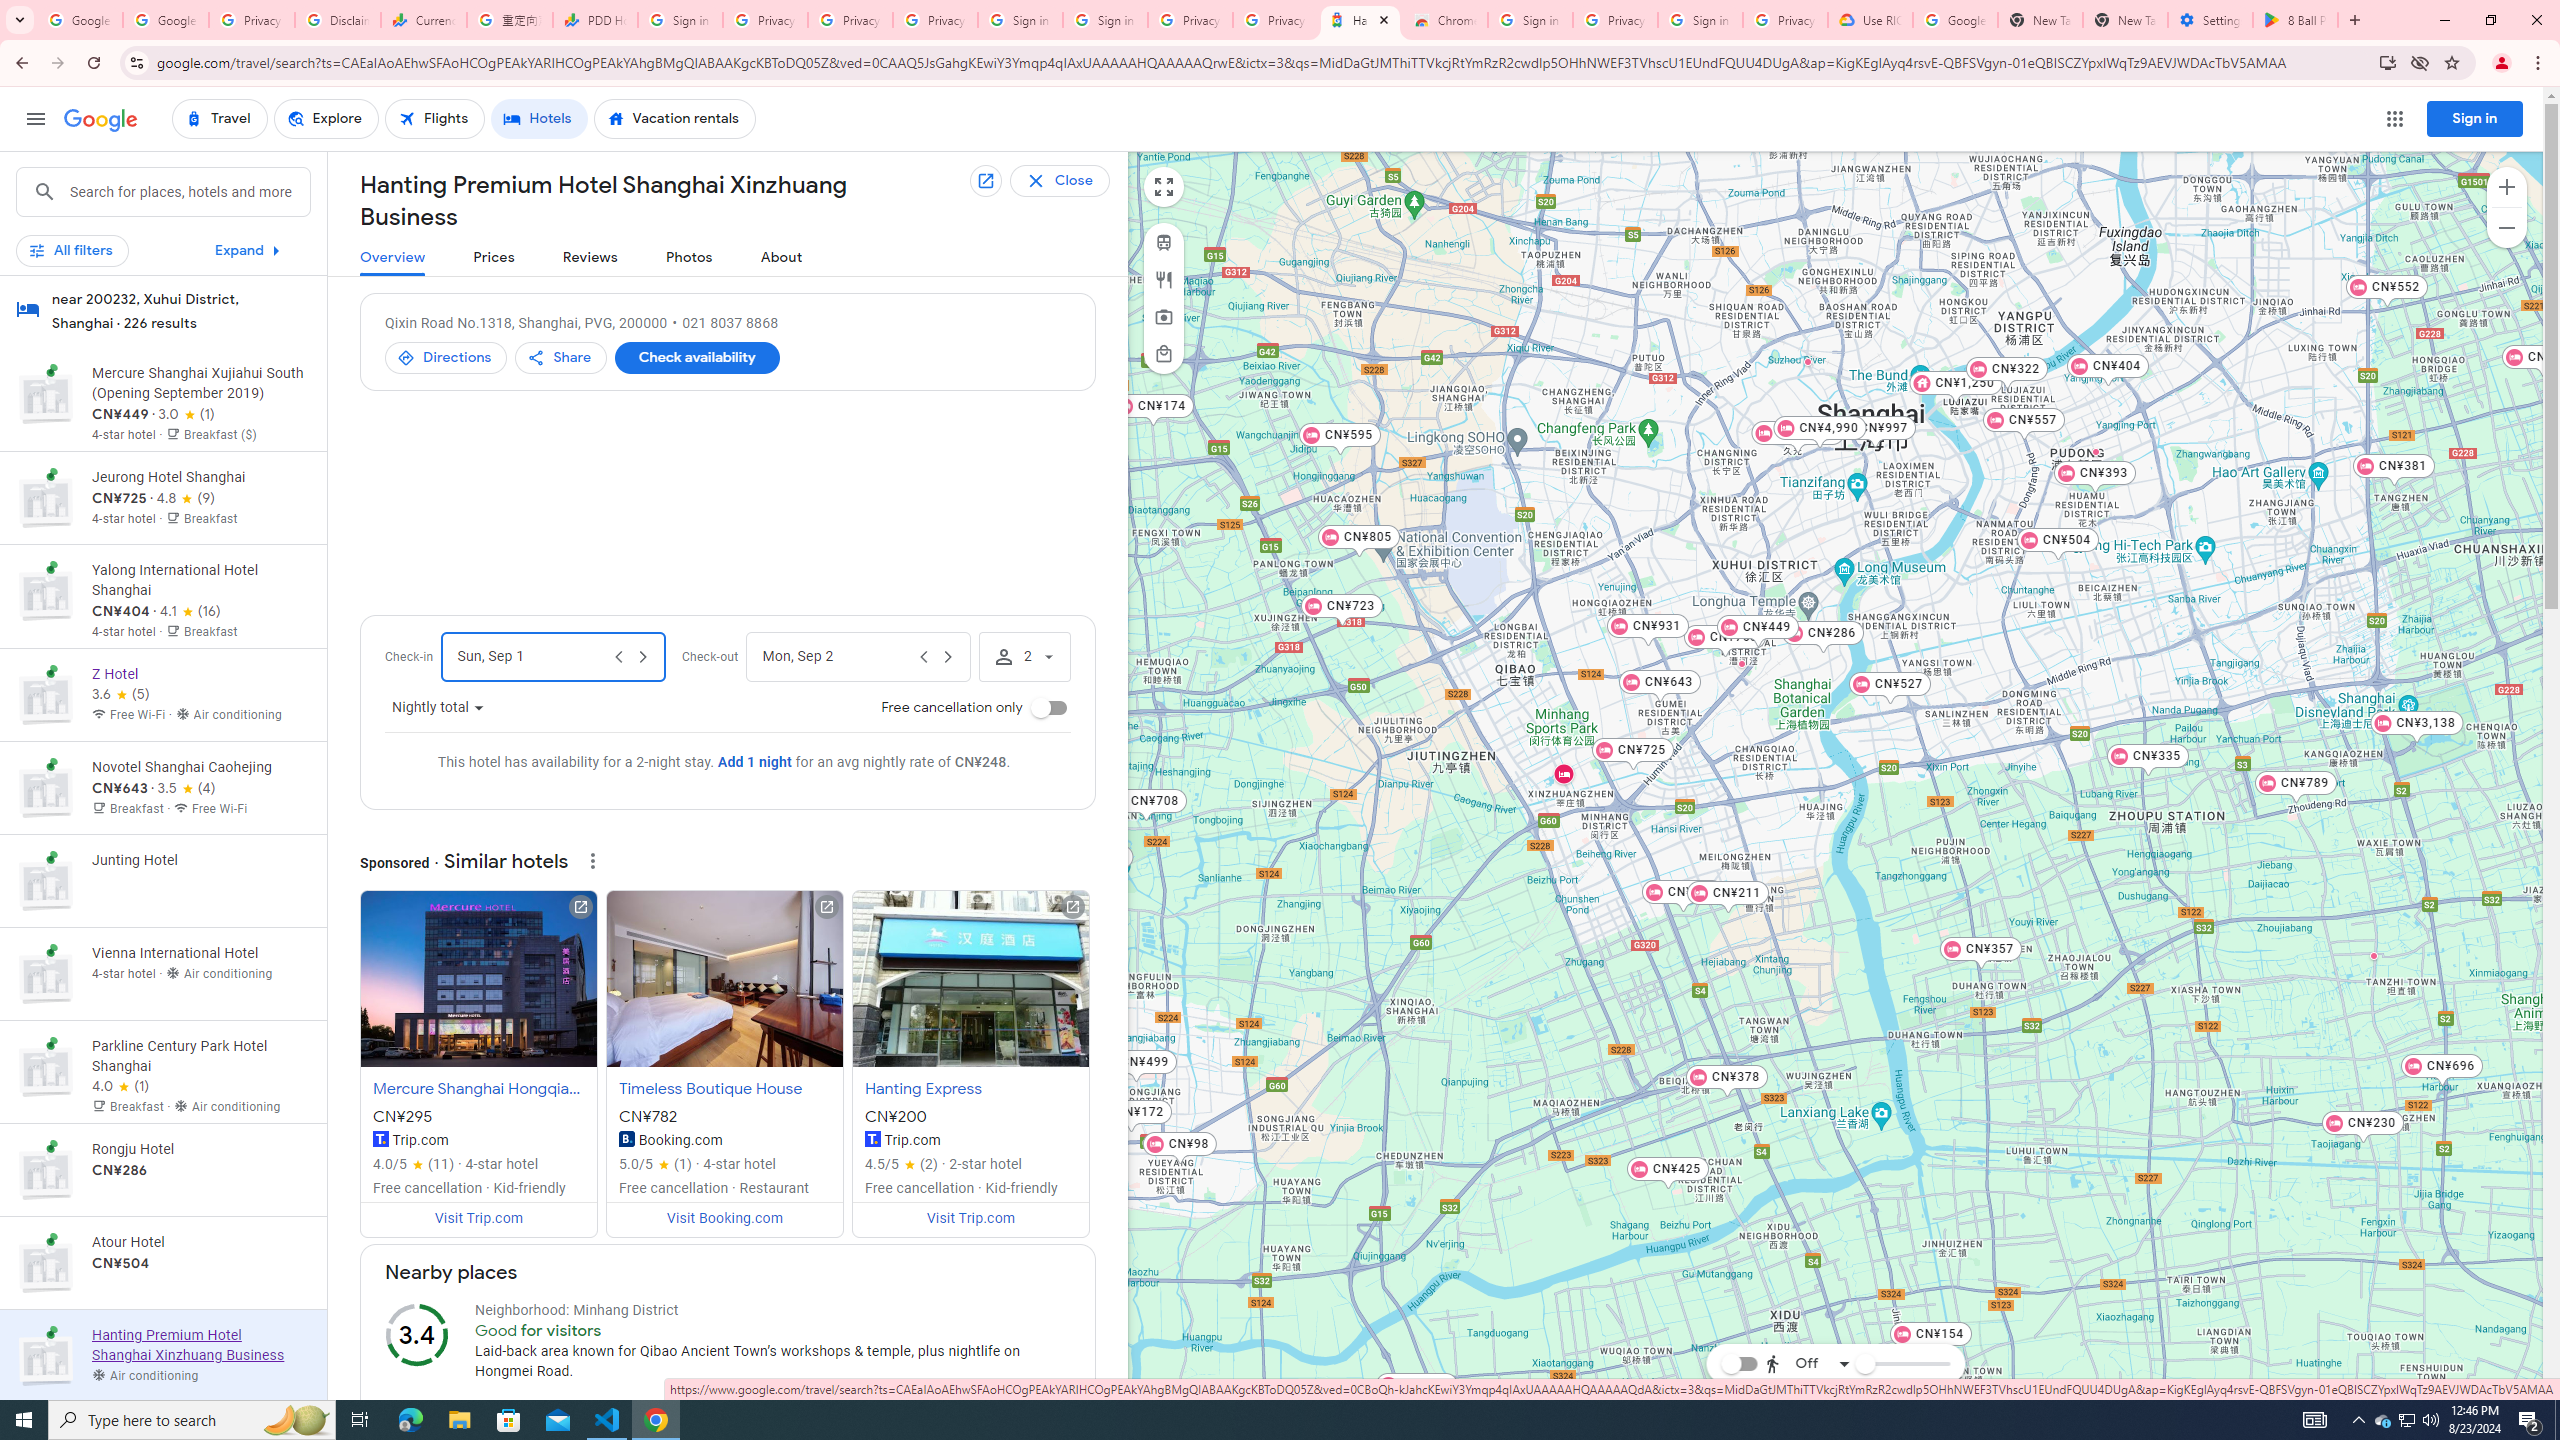 This screenshot has width=2560, height=1440. I want to click on 'Currencies - Google Finance', so click(423, 19).